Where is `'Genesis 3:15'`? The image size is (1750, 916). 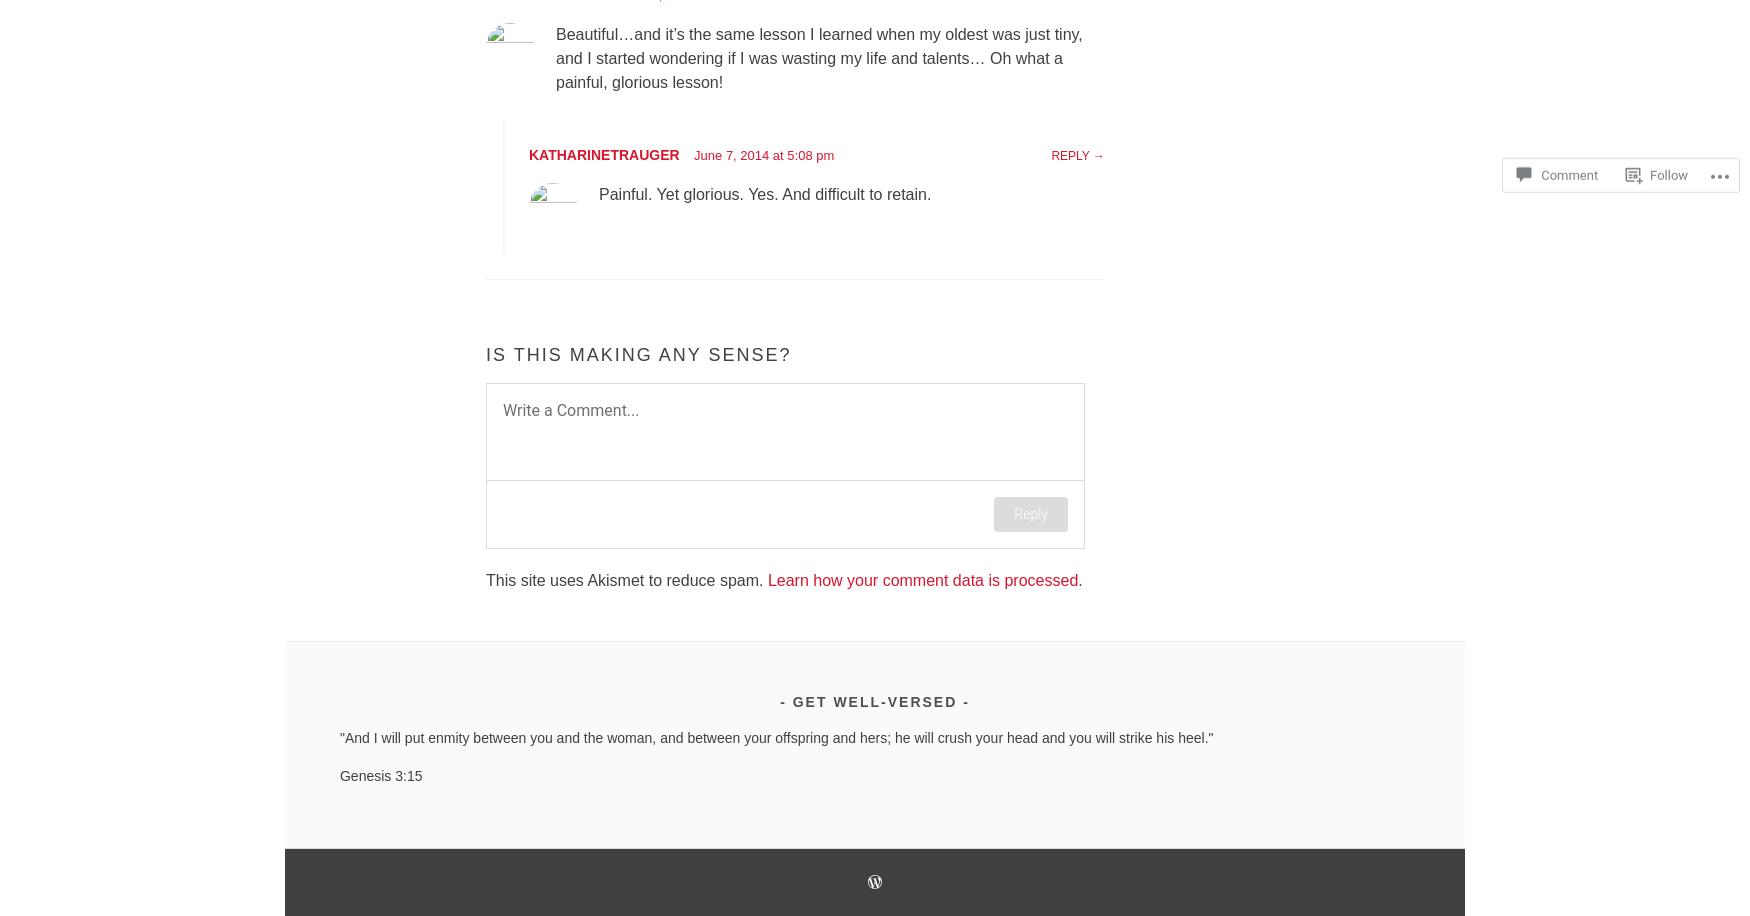
'Genesis 3:15' is located at coordinates (379, 774).